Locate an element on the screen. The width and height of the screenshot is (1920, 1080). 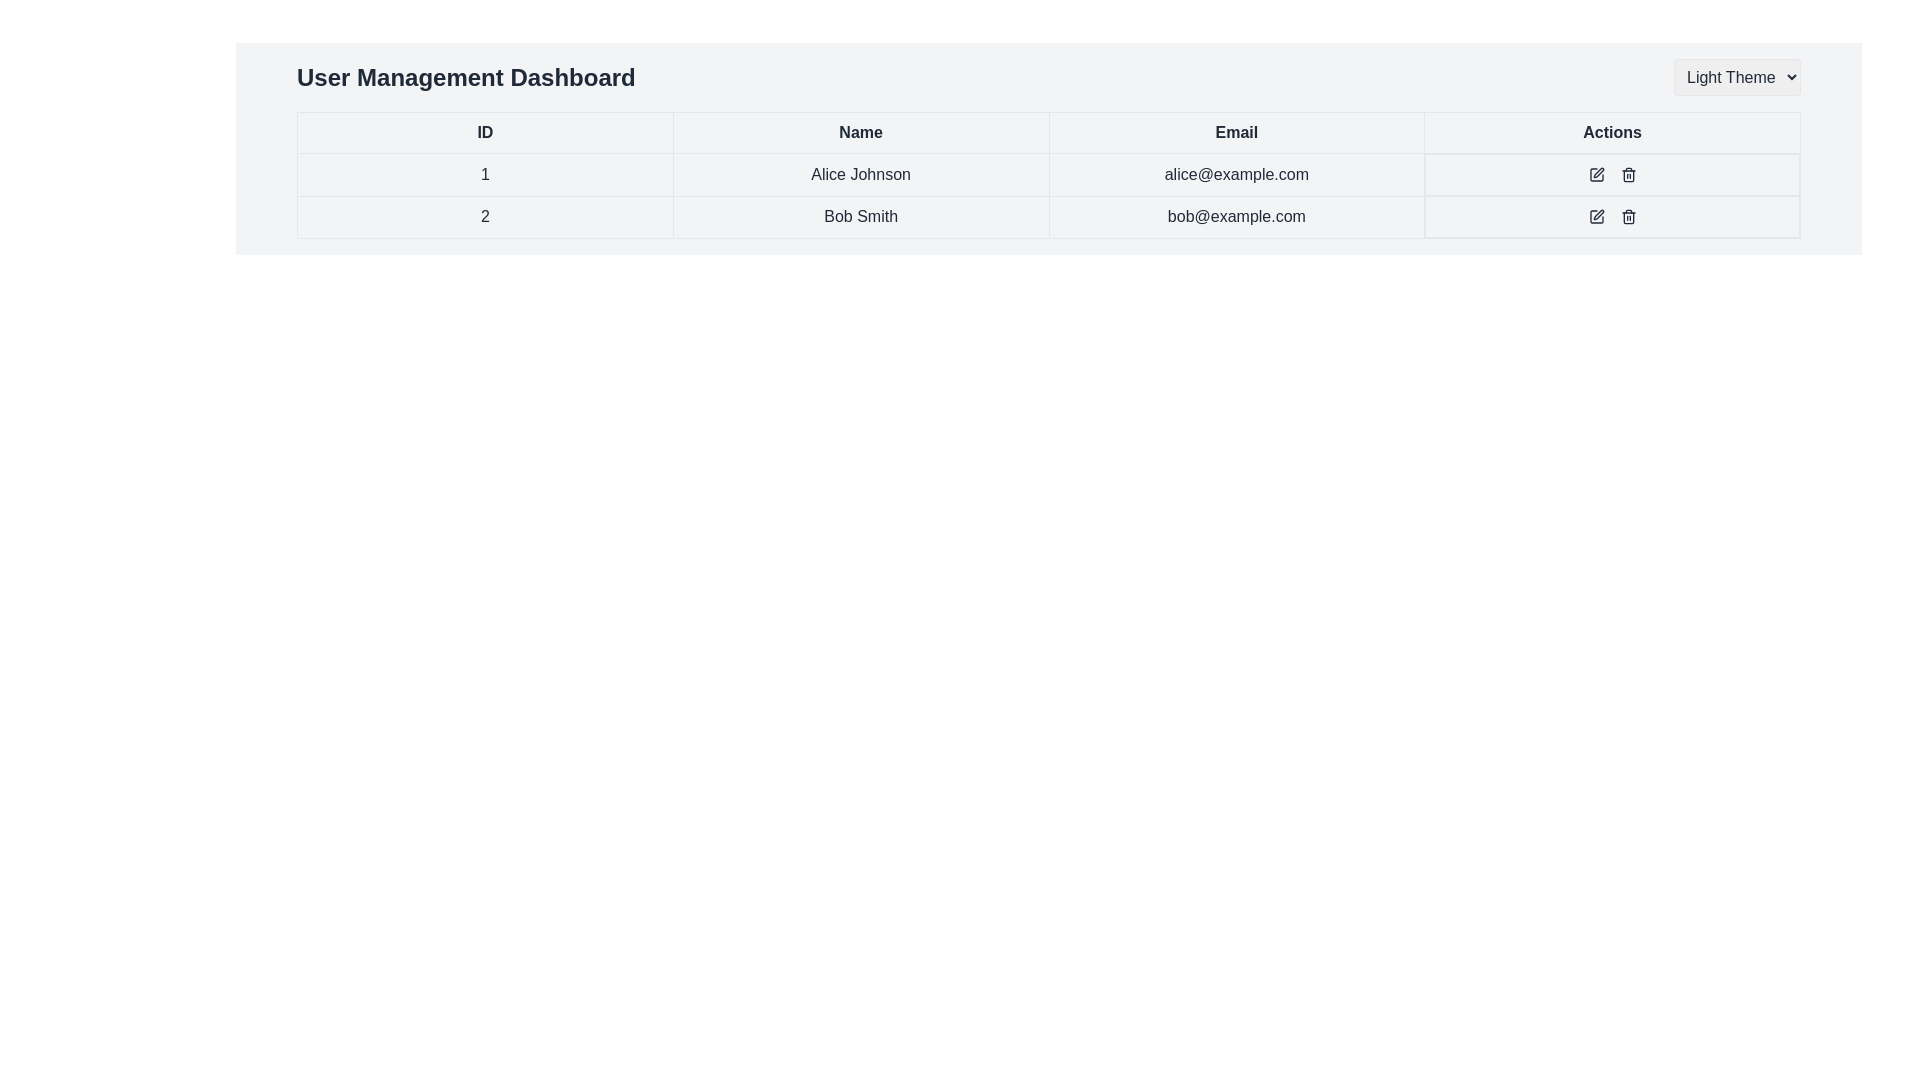
the Edit Action icon shaped like a pen in the Actions column for user 'Bob Smith' is located at coordinates (1597, 215).